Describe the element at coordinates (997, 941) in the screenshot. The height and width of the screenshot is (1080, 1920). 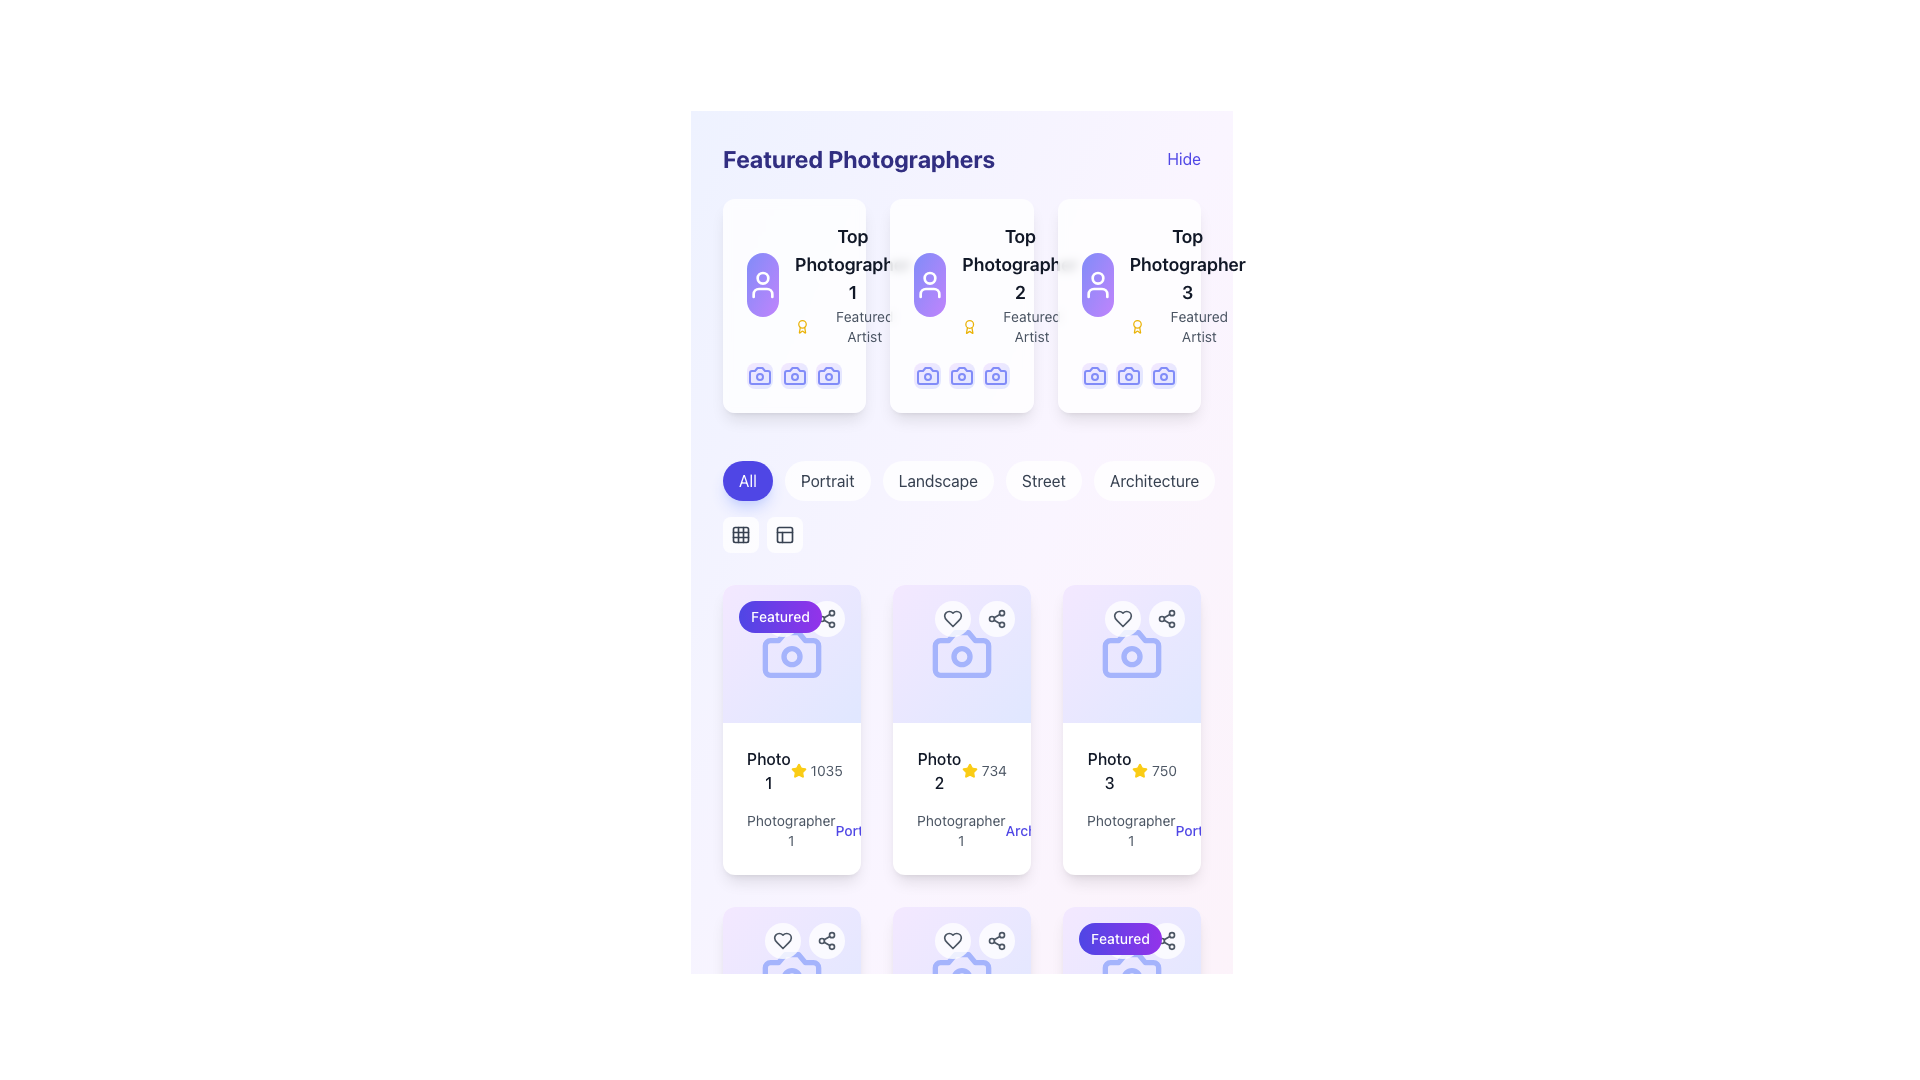
I see `the share button located in the right corner of the card's header, immediately following the heart icon, to share content` at that location.